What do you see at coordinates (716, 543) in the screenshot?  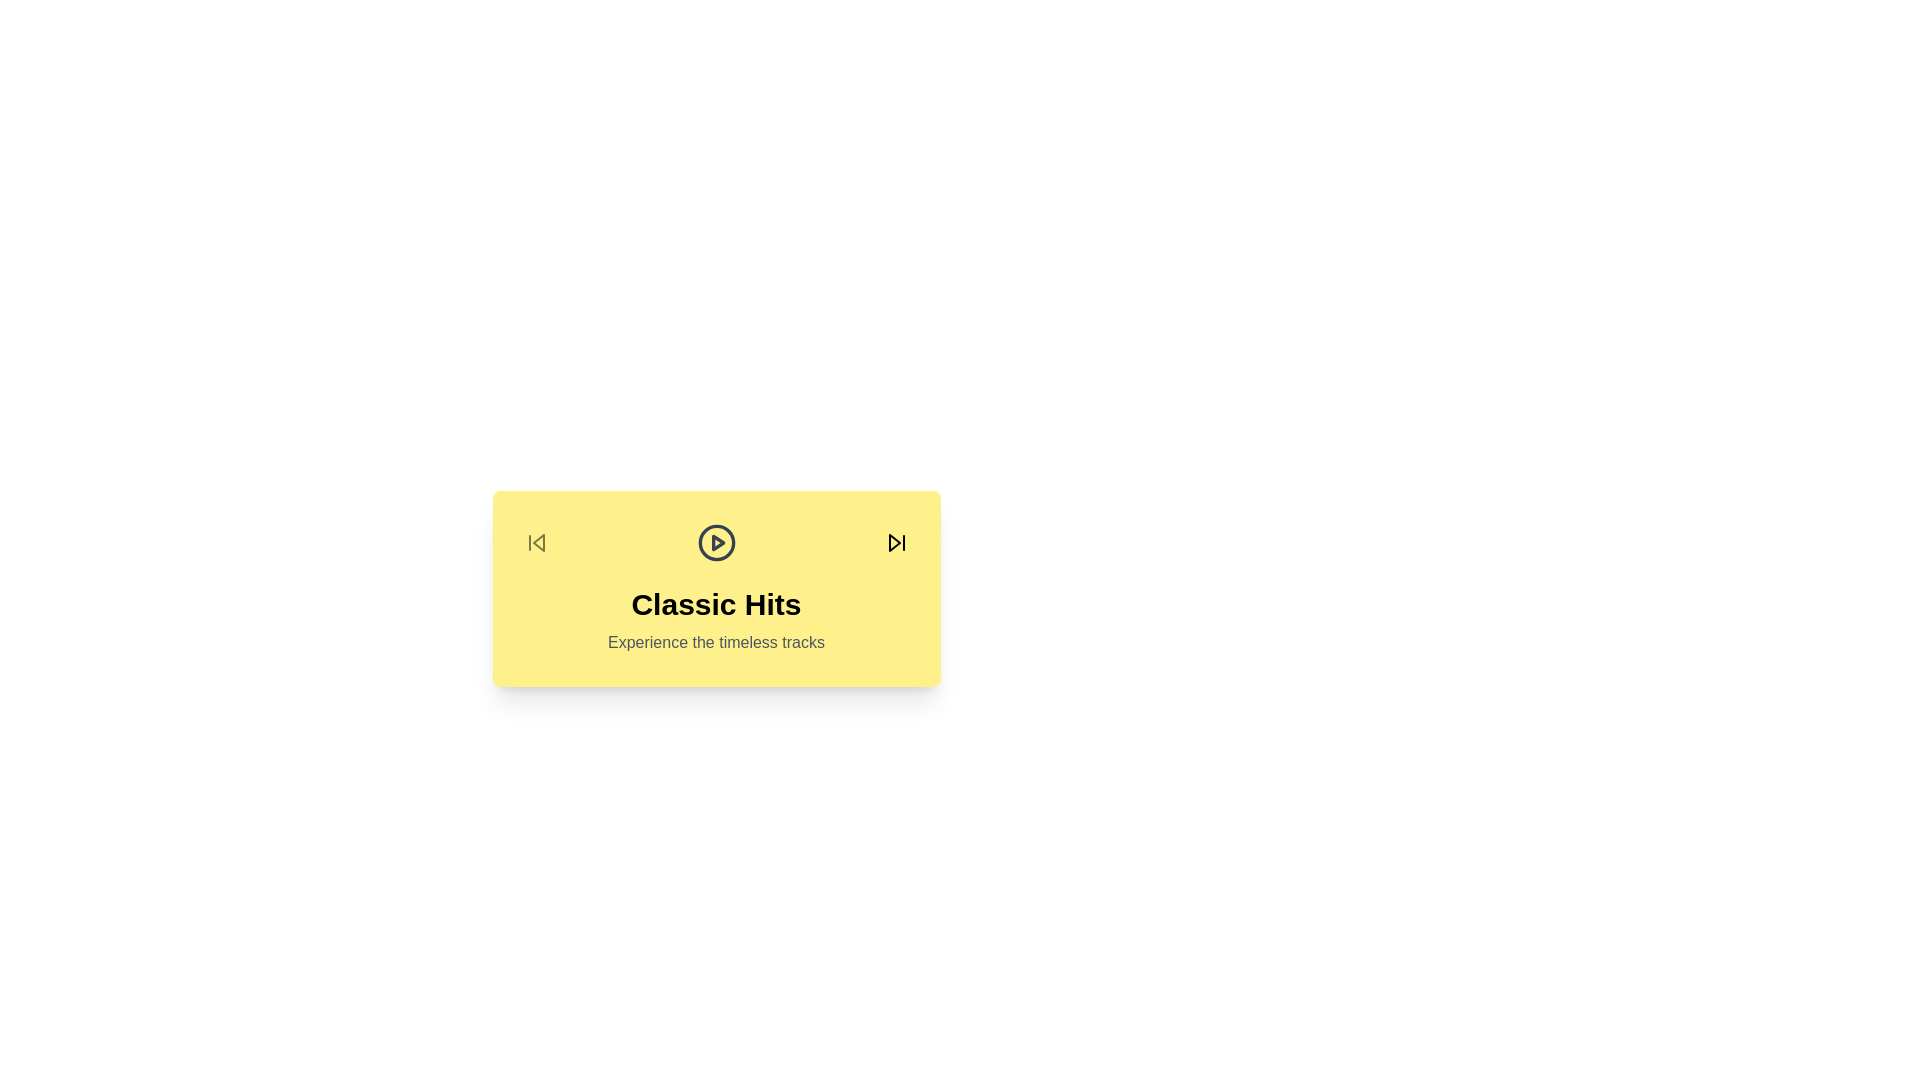 I see `the play button to view the current album details` at bounding box center [716, 543].